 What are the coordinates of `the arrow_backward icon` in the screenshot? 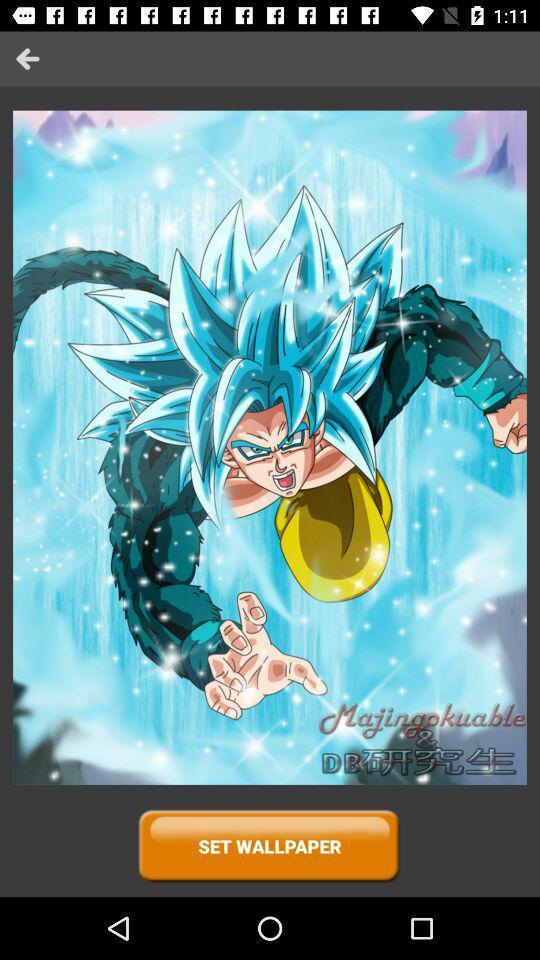 It's located at (26, 58).